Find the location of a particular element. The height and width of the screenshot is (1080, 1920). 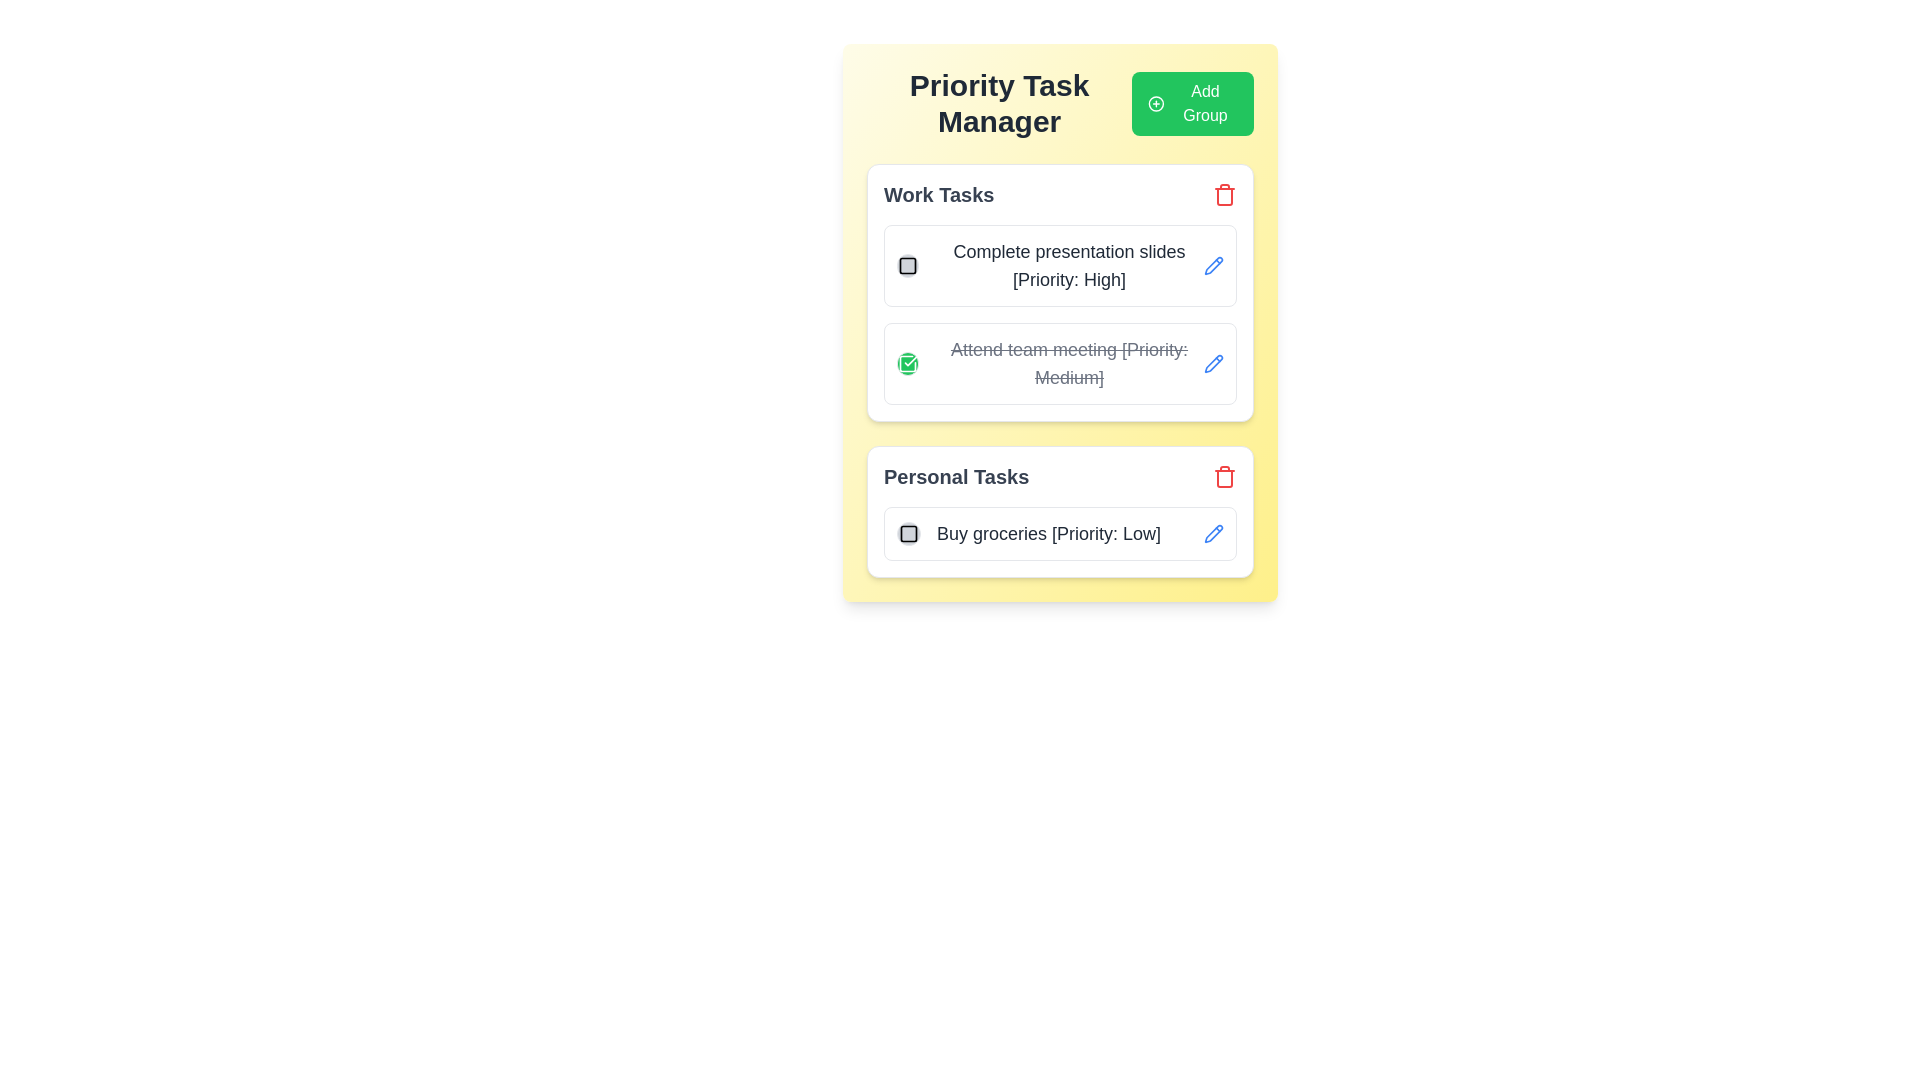

the edit button icon for the task labeled 'Attend team meeting [Priority: Medium]' is located at coordinates (1213, 363).